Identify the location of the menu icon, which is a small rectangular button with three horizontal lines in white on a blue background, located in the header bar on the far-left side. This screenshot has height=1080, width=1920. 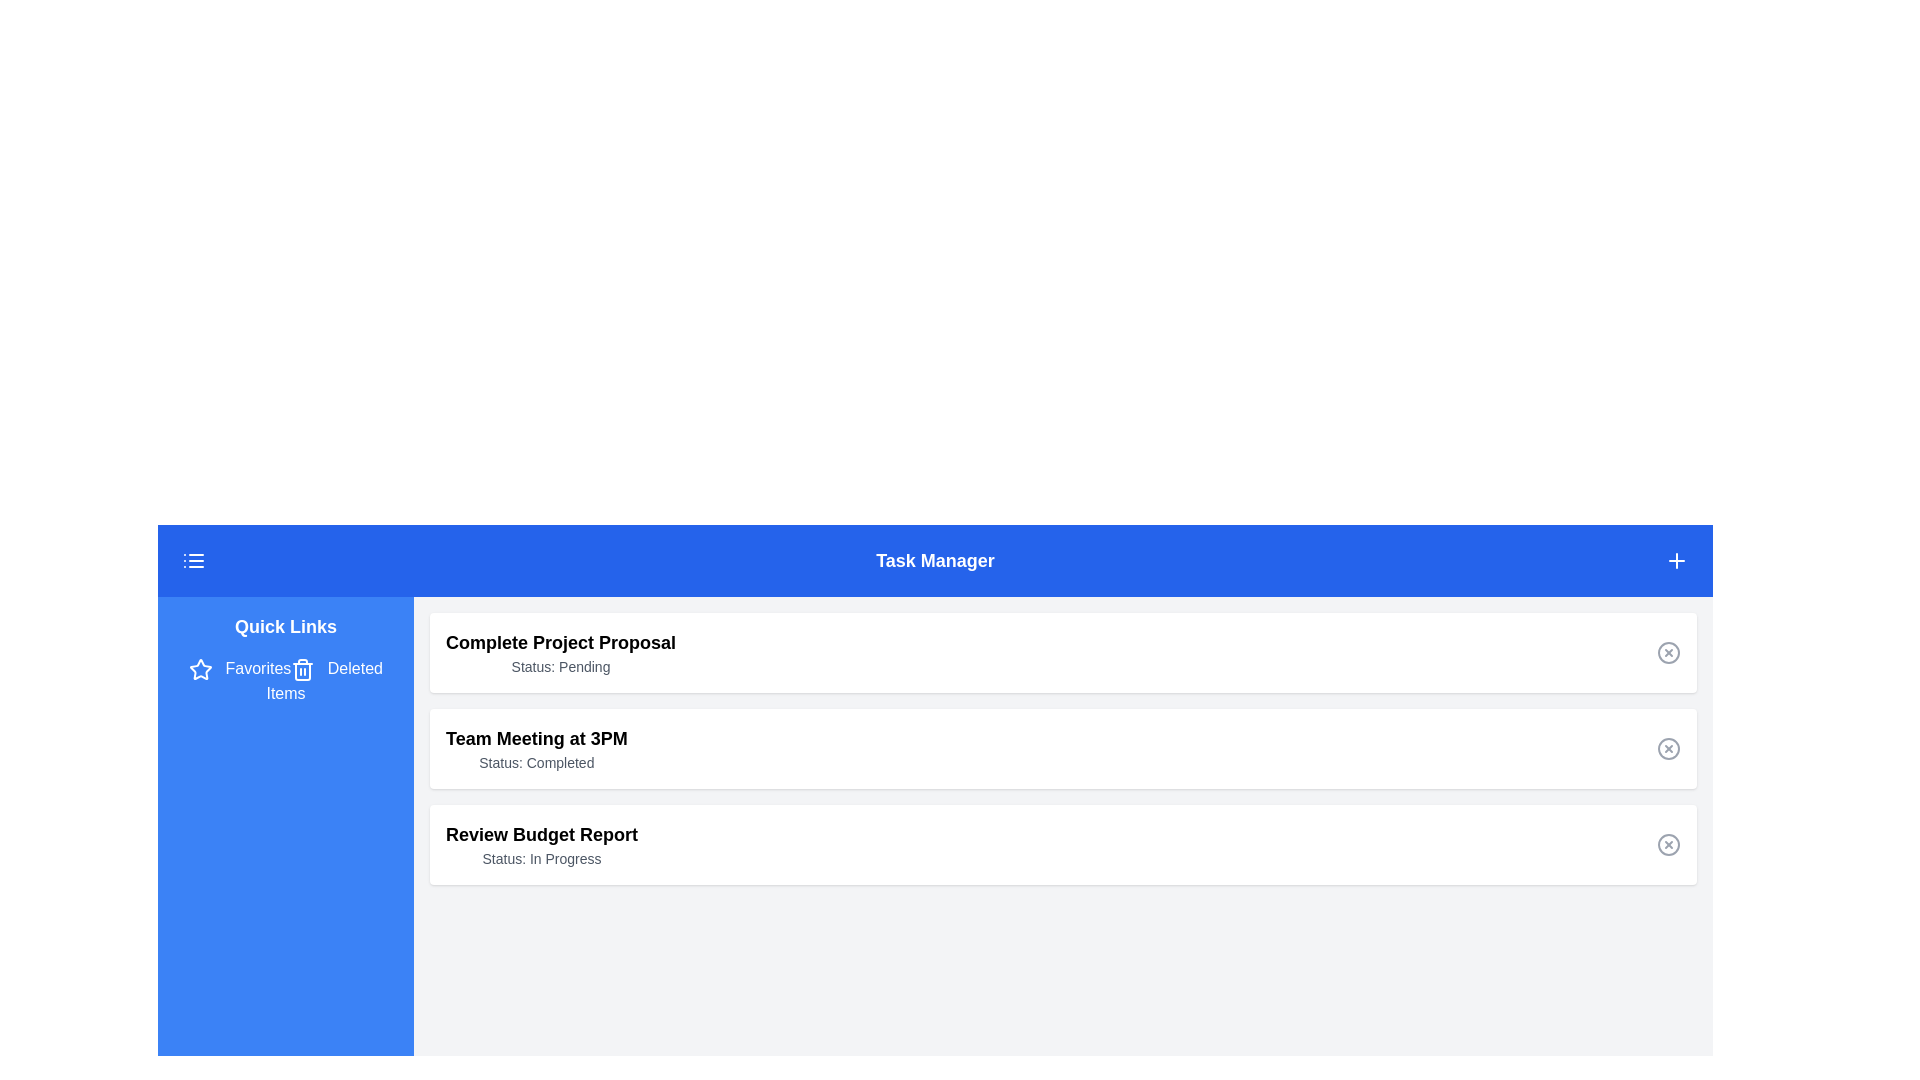
(193, 560).